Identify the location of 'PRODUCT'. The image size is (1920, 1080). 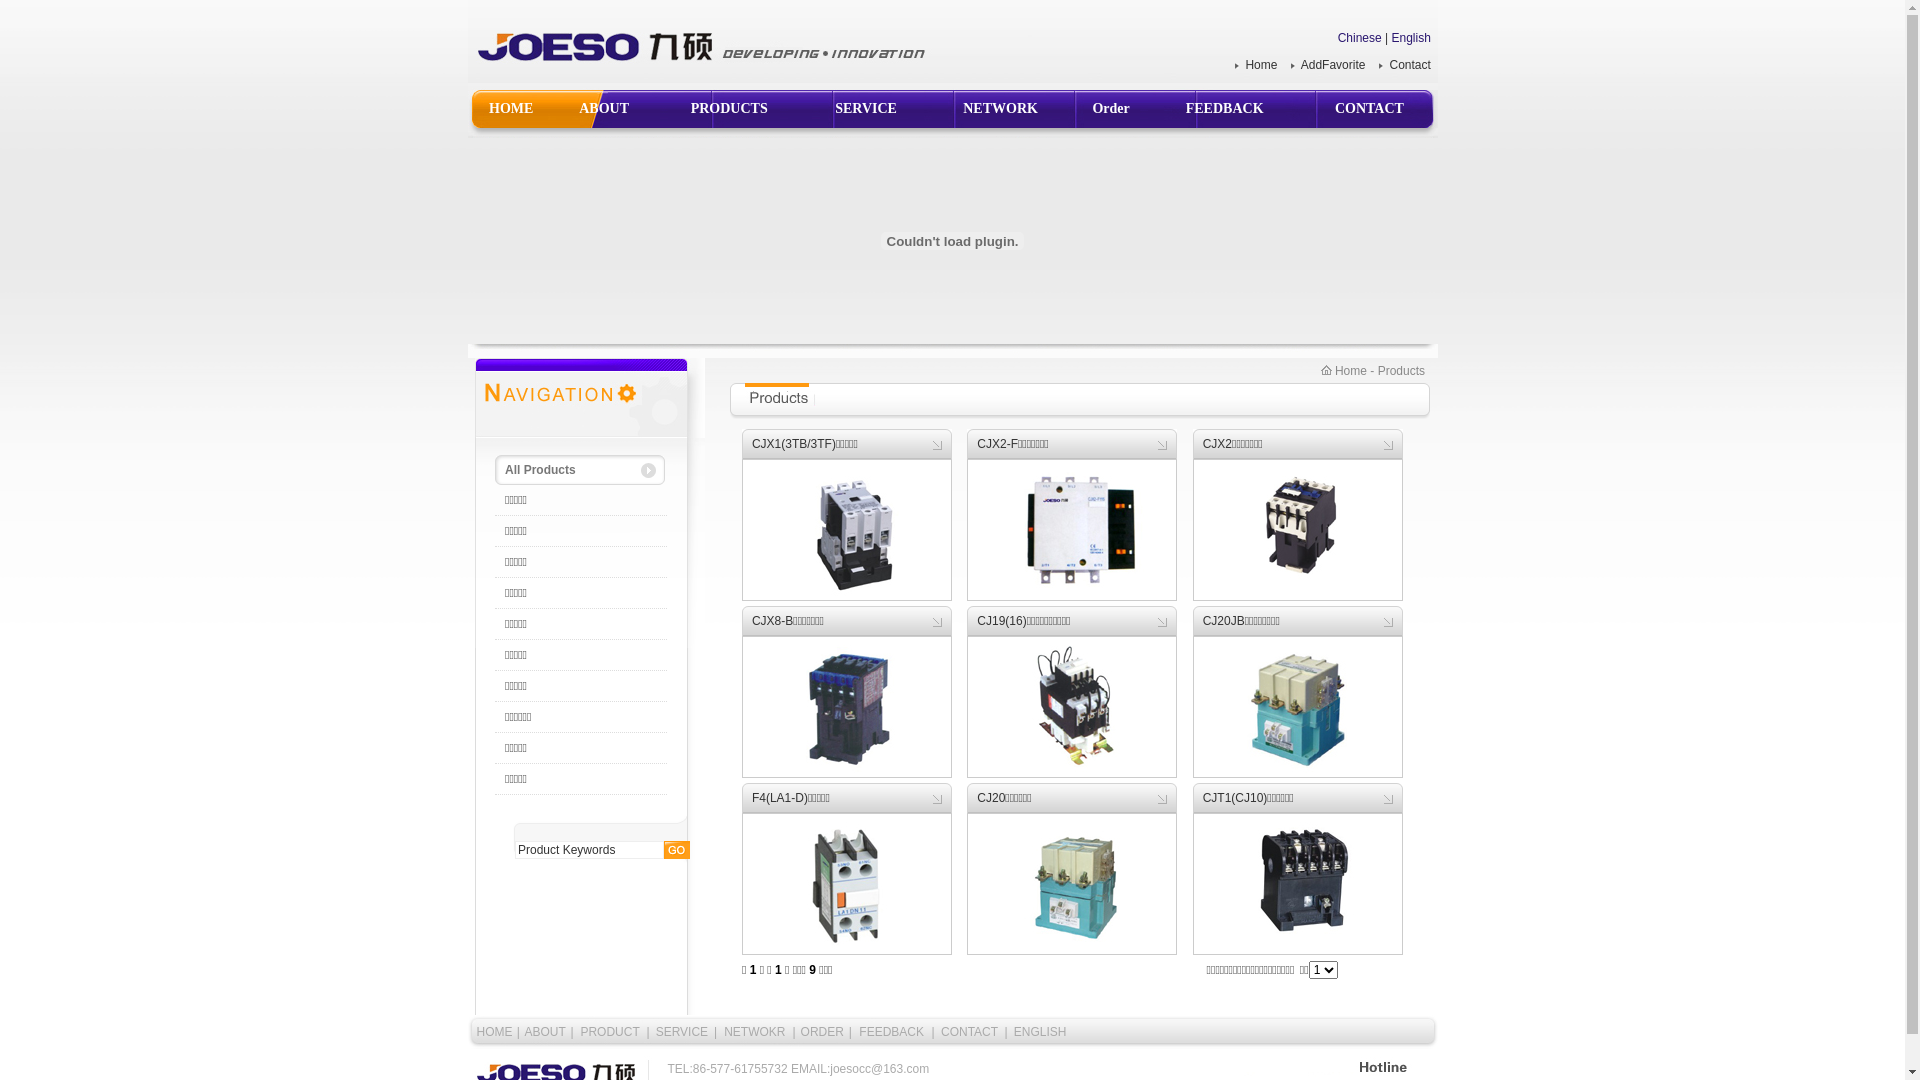
(608, 1032).